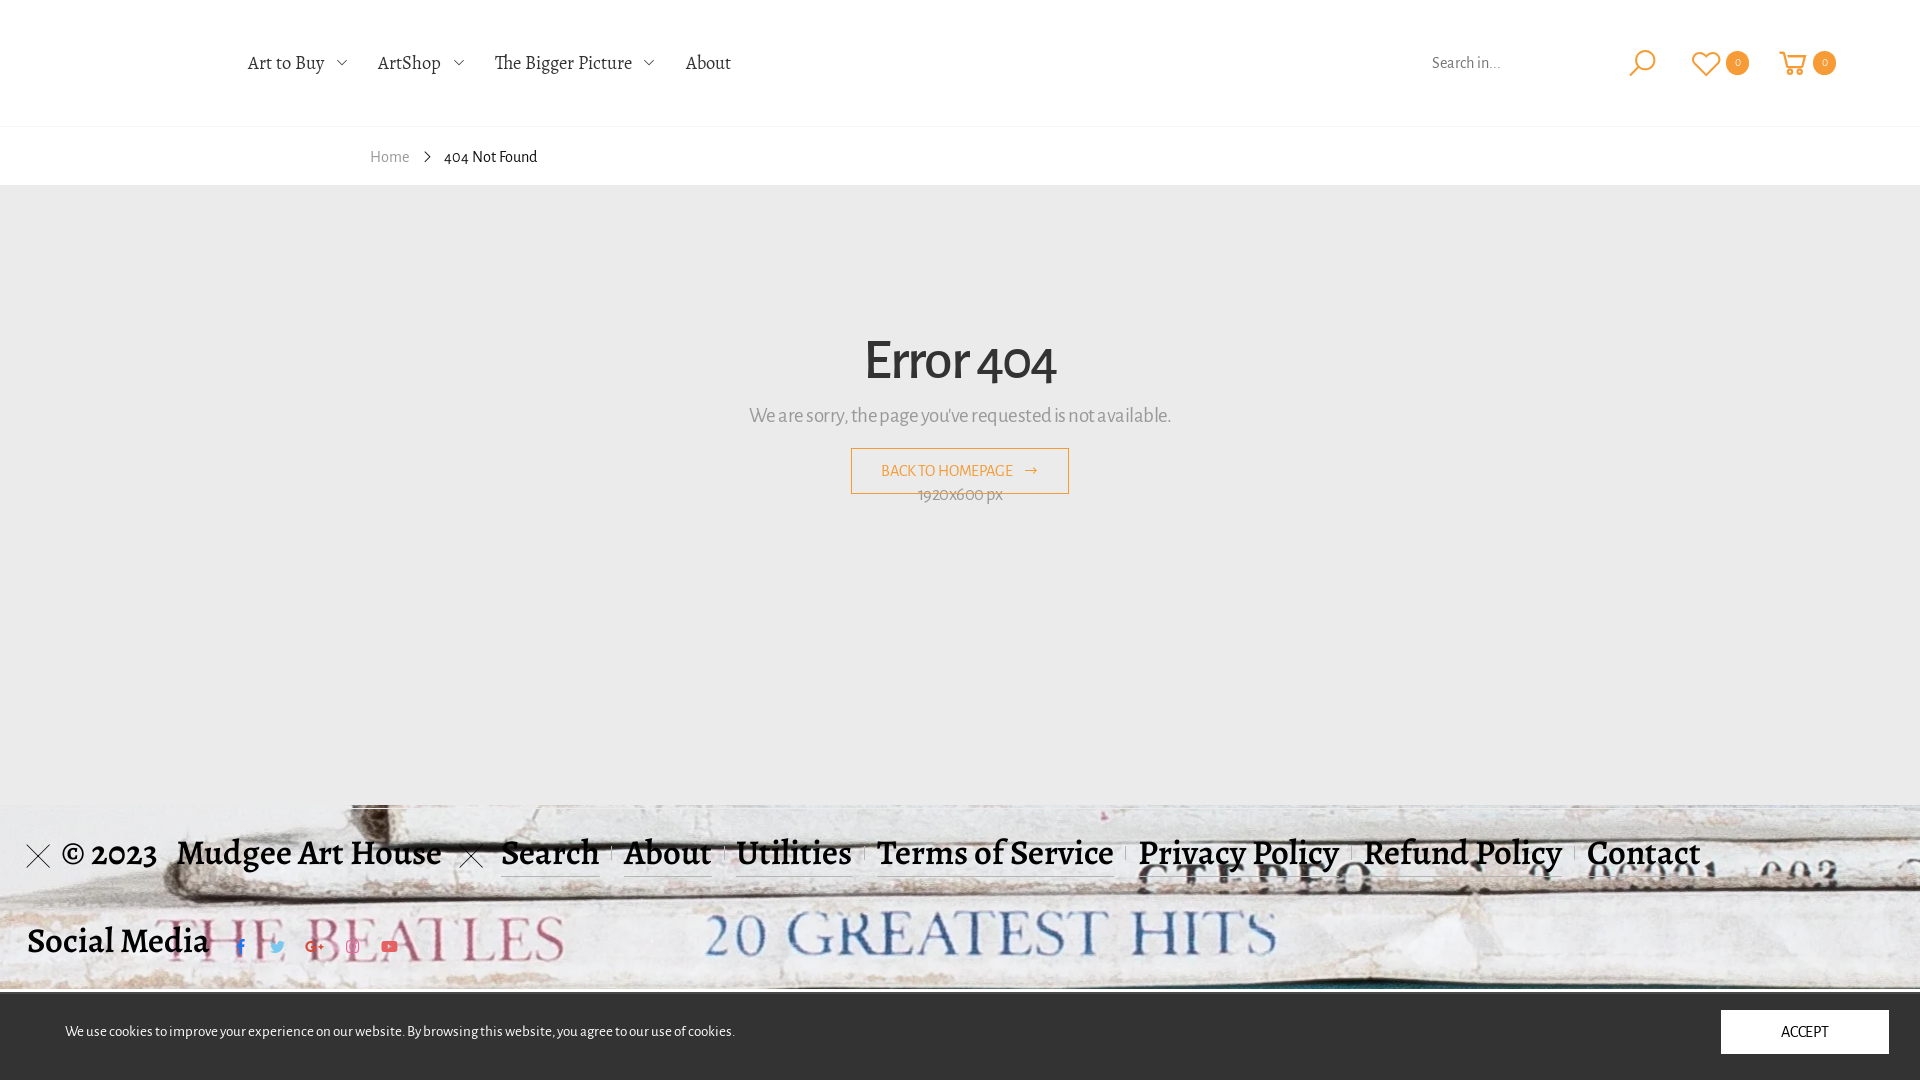 The image size is (1920, 1080). Describe the element at coordinates (494, 62) in the screenshot. I see `'The Bigger Picture'` at that location.